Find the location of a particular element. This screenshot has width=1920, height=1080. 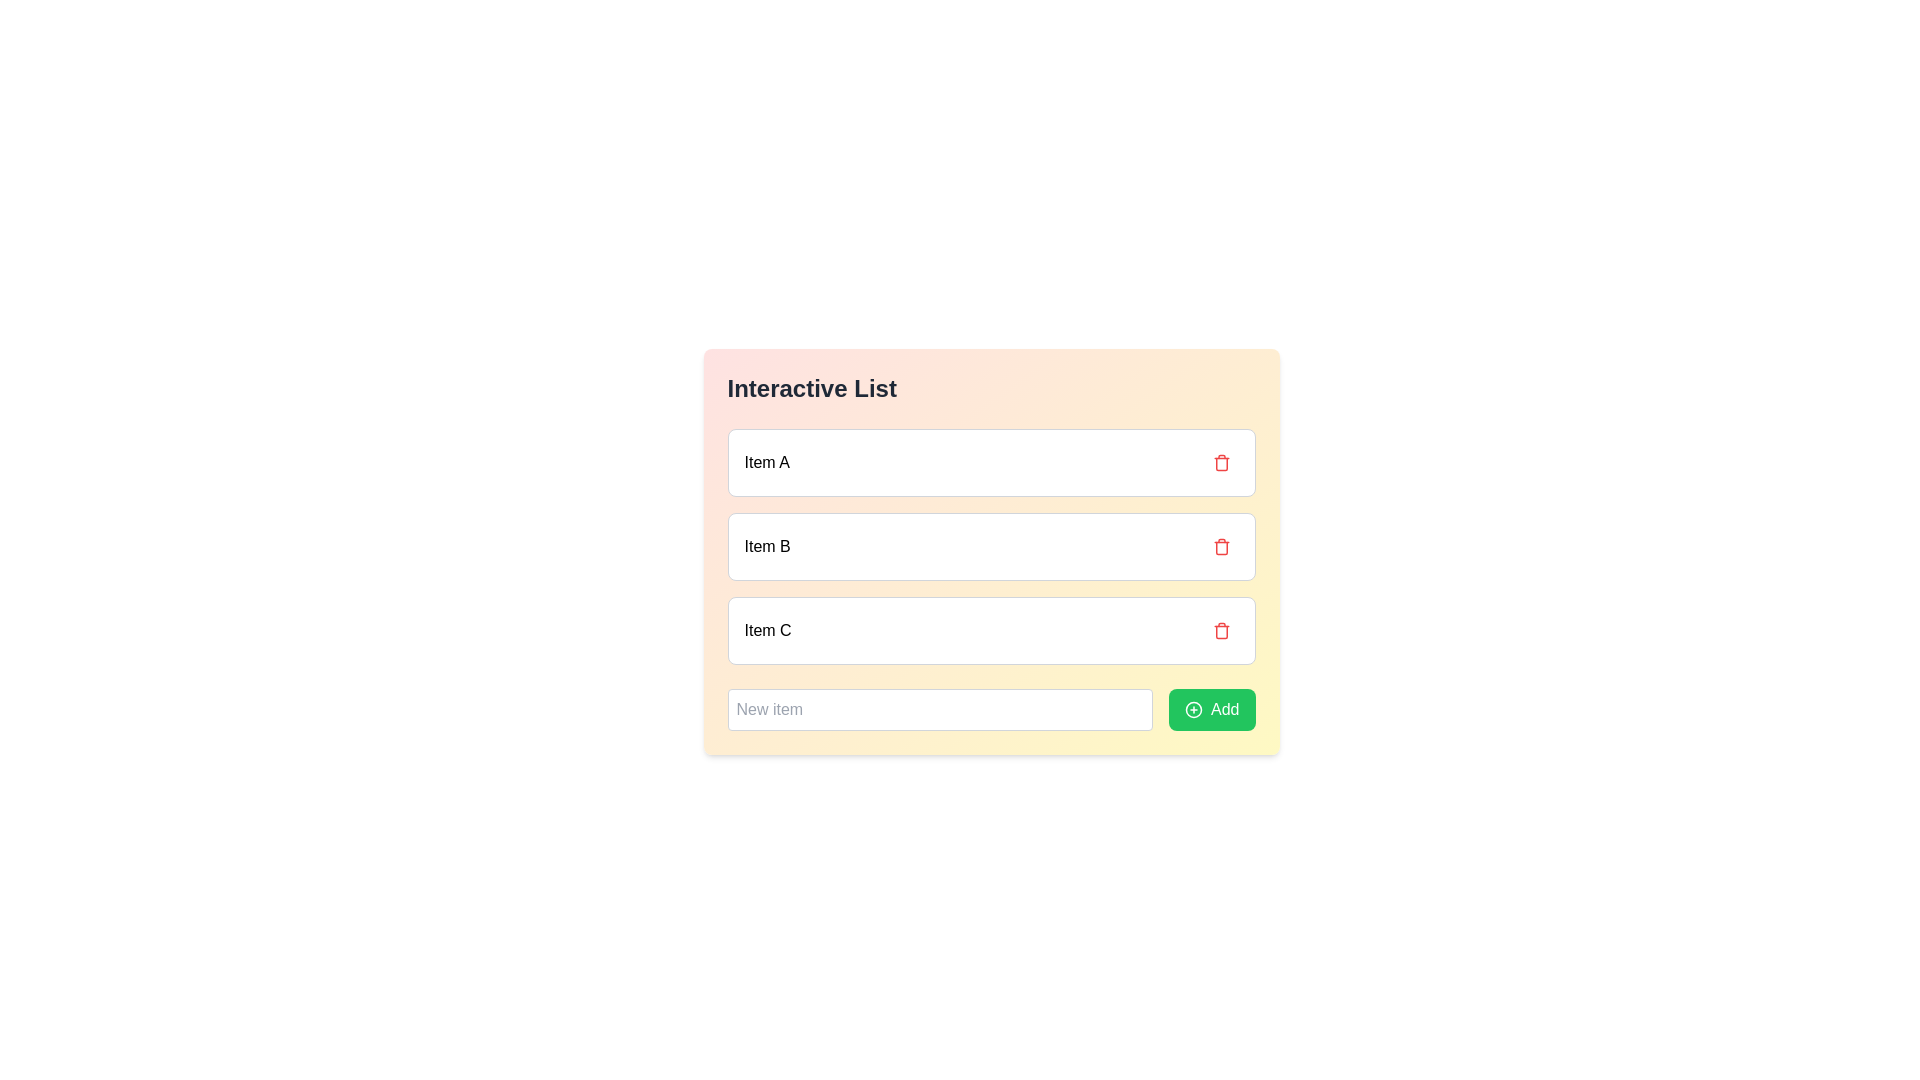

the delete icon located to the far-right side of the input field labeled 'Item A' is located at coordinates (1220, 462).